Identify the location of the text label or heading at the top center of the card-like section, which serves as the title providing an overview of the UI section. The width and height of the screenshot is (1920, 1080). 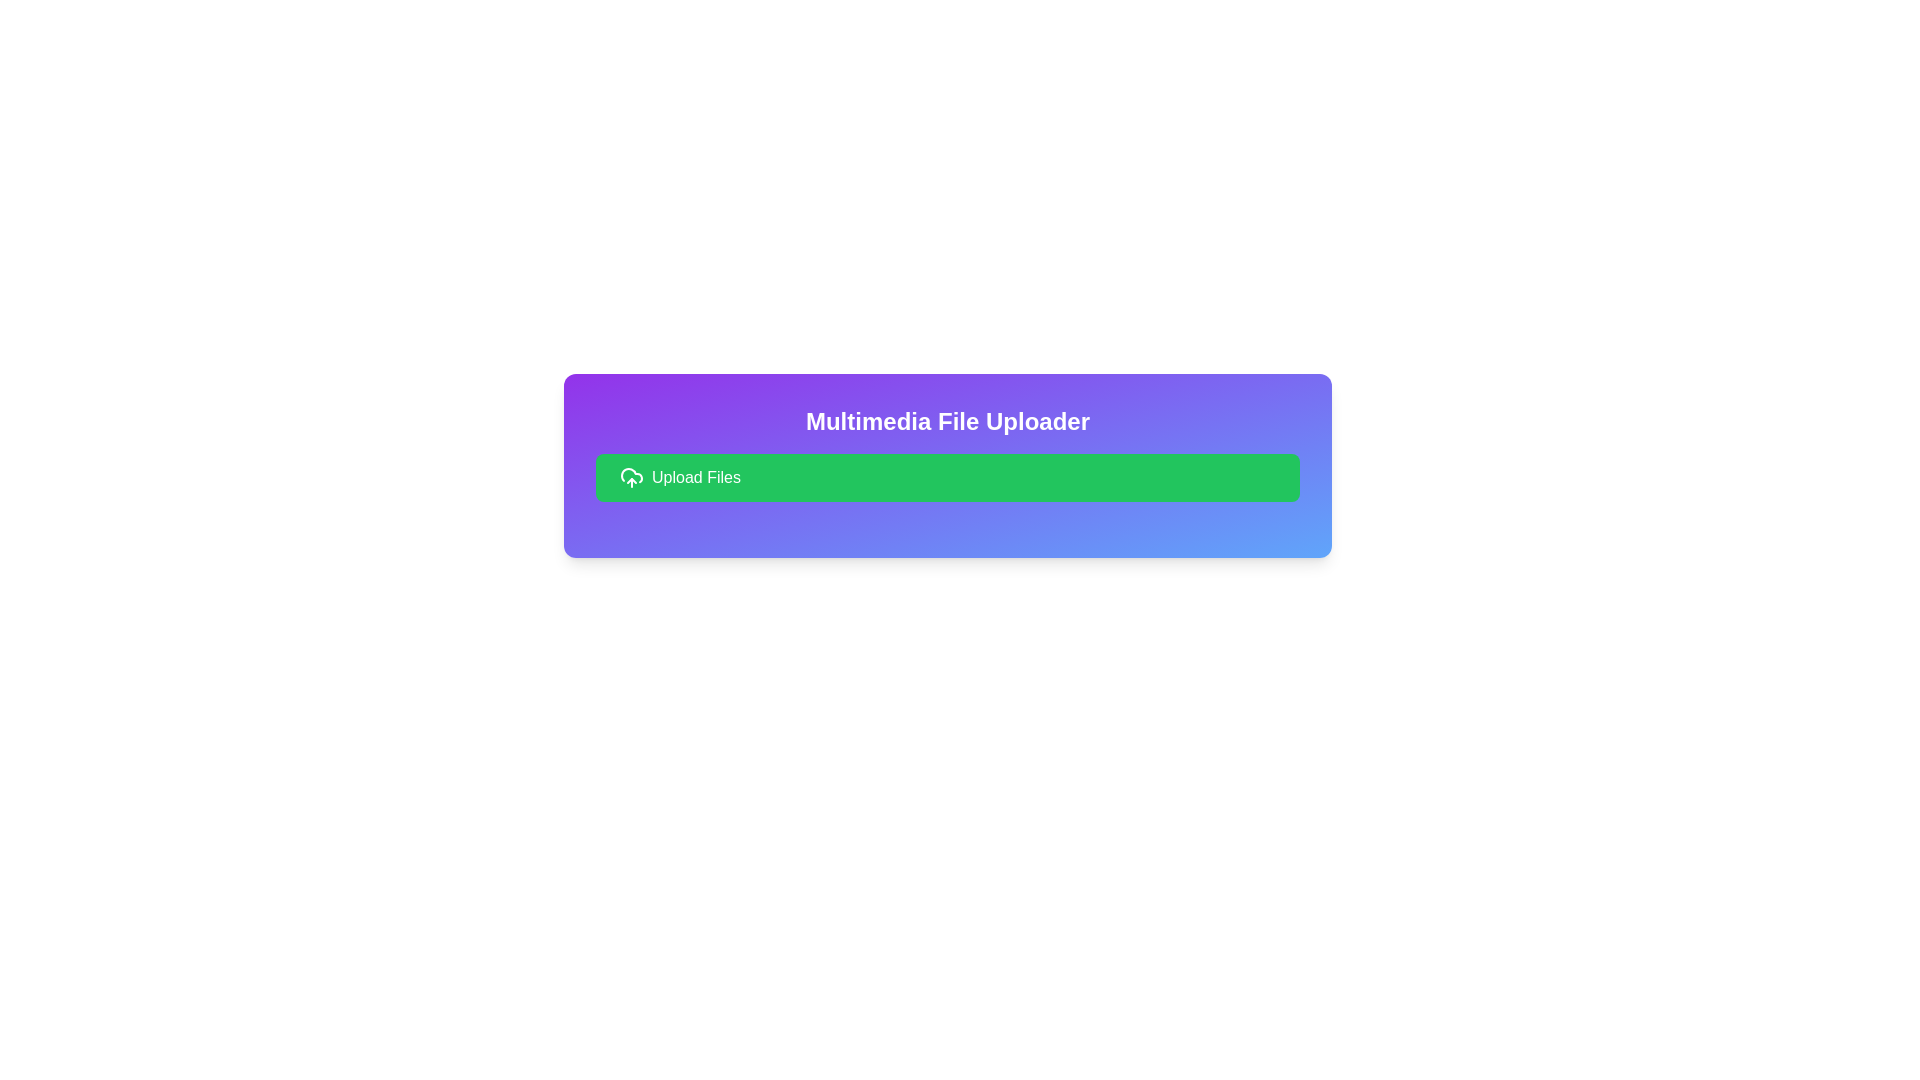
(947, 420).